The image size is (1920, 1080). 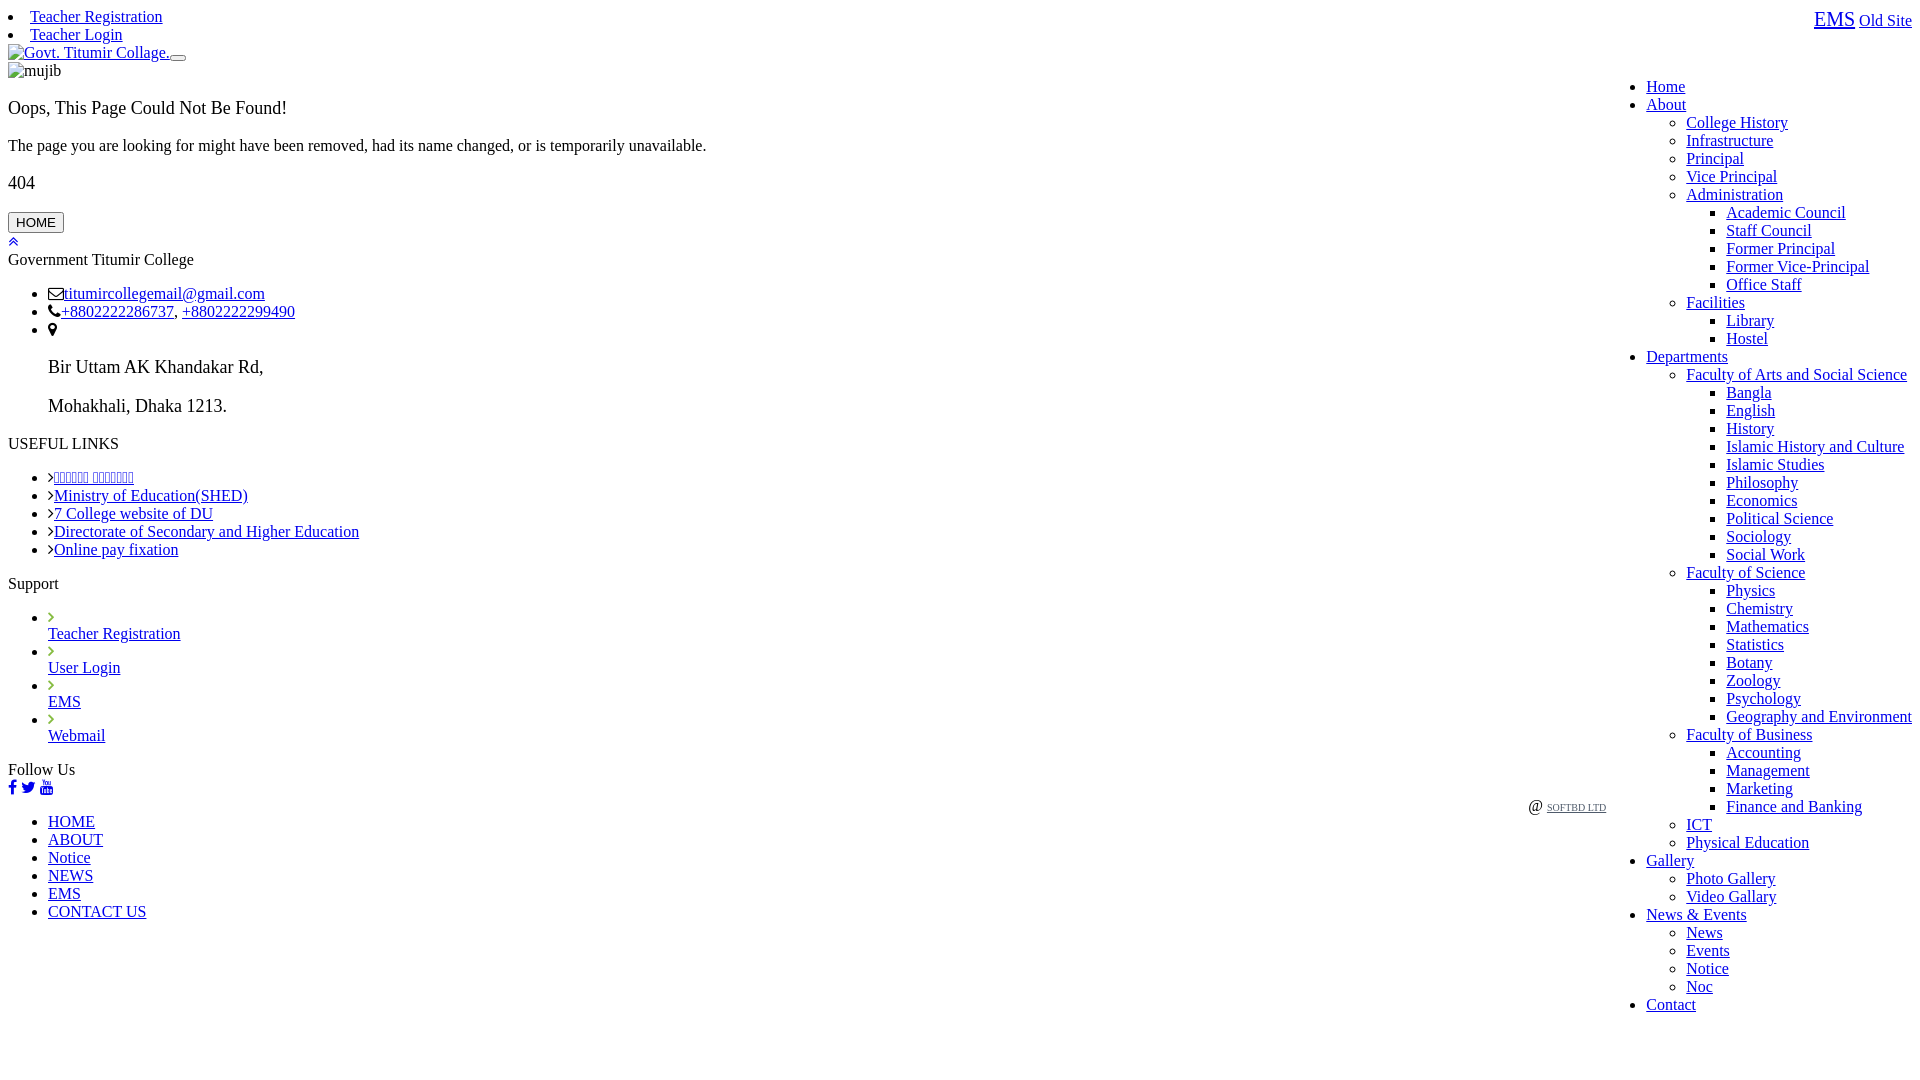 I want to click on 'Photo Gallery', so click(x=1729, y=877).